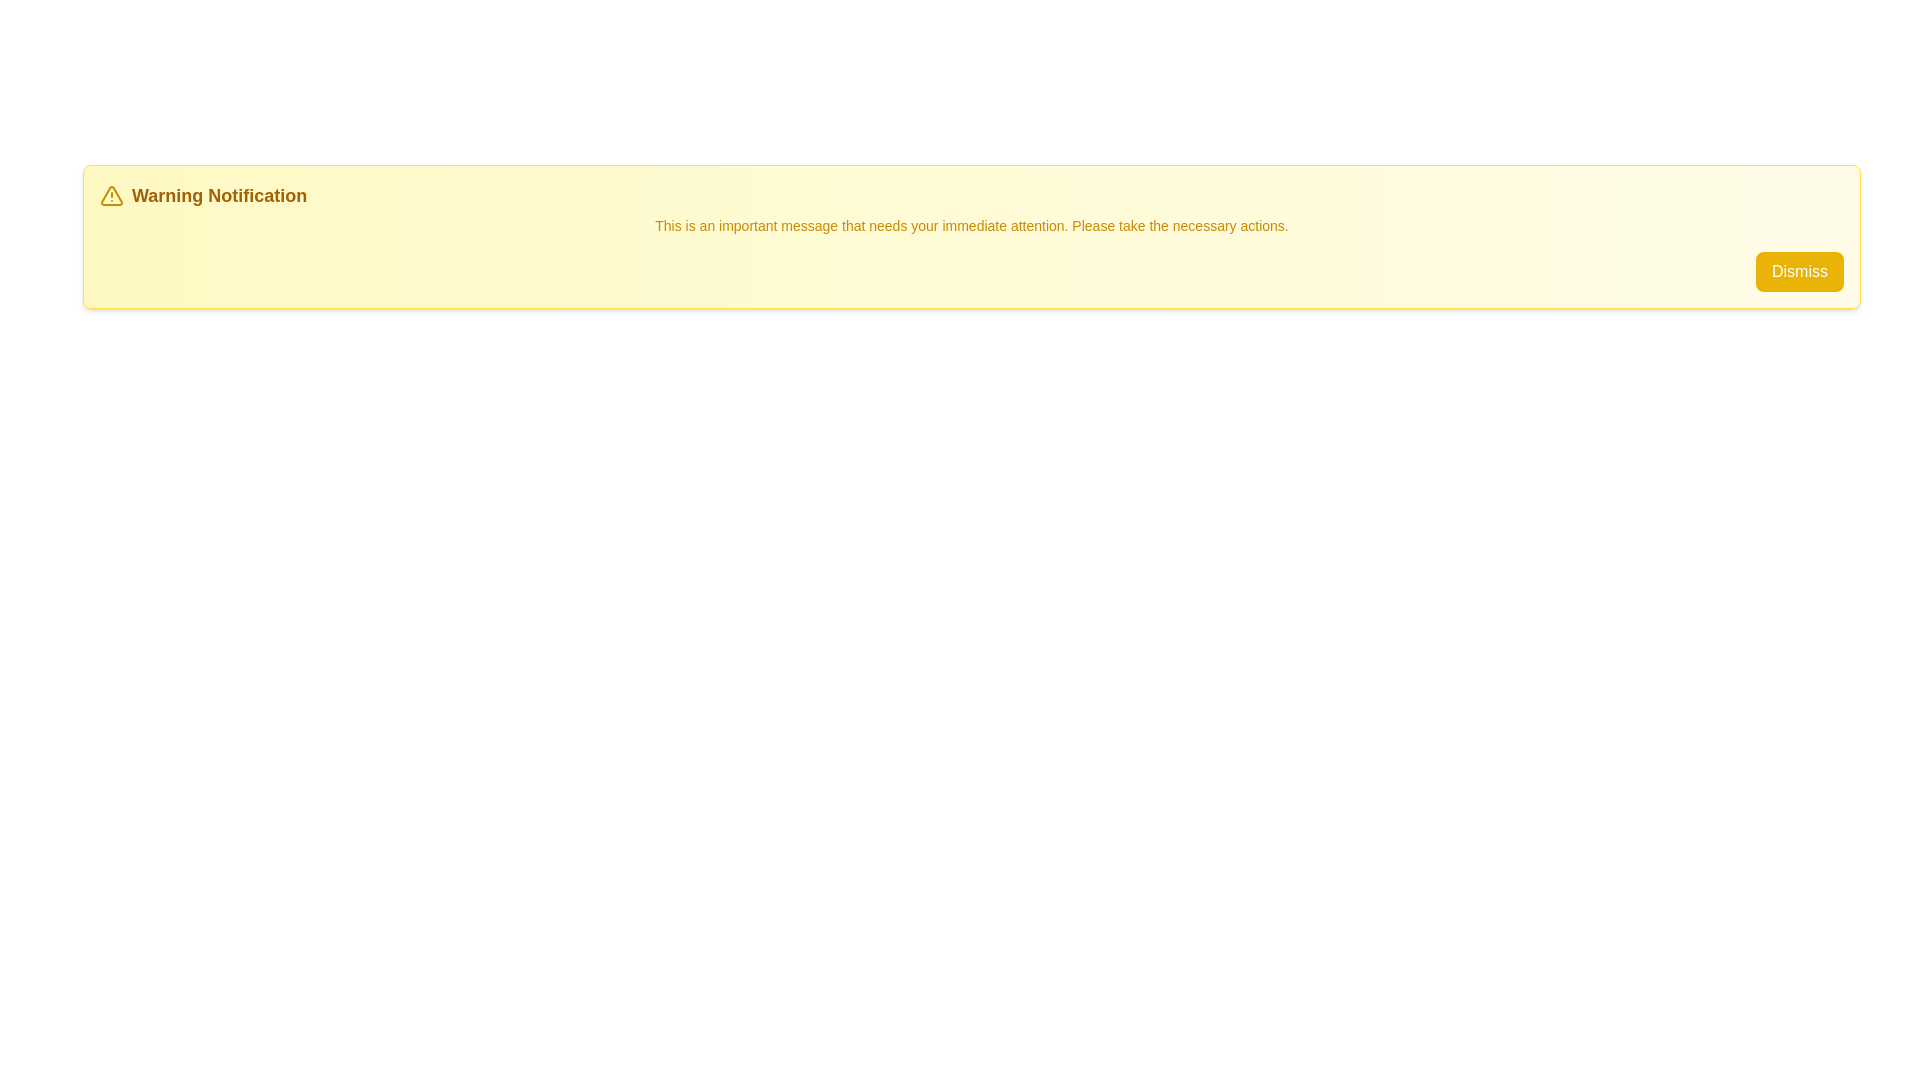 Image resolution: width=1920 pixels, height=1080 pixels. What do you see at coordinates (219, 196) in the screenshot?
I see `warning text label located near the top-left corner of the notification banner, adjacent to the warning icon` at bounding box center [219, 196].